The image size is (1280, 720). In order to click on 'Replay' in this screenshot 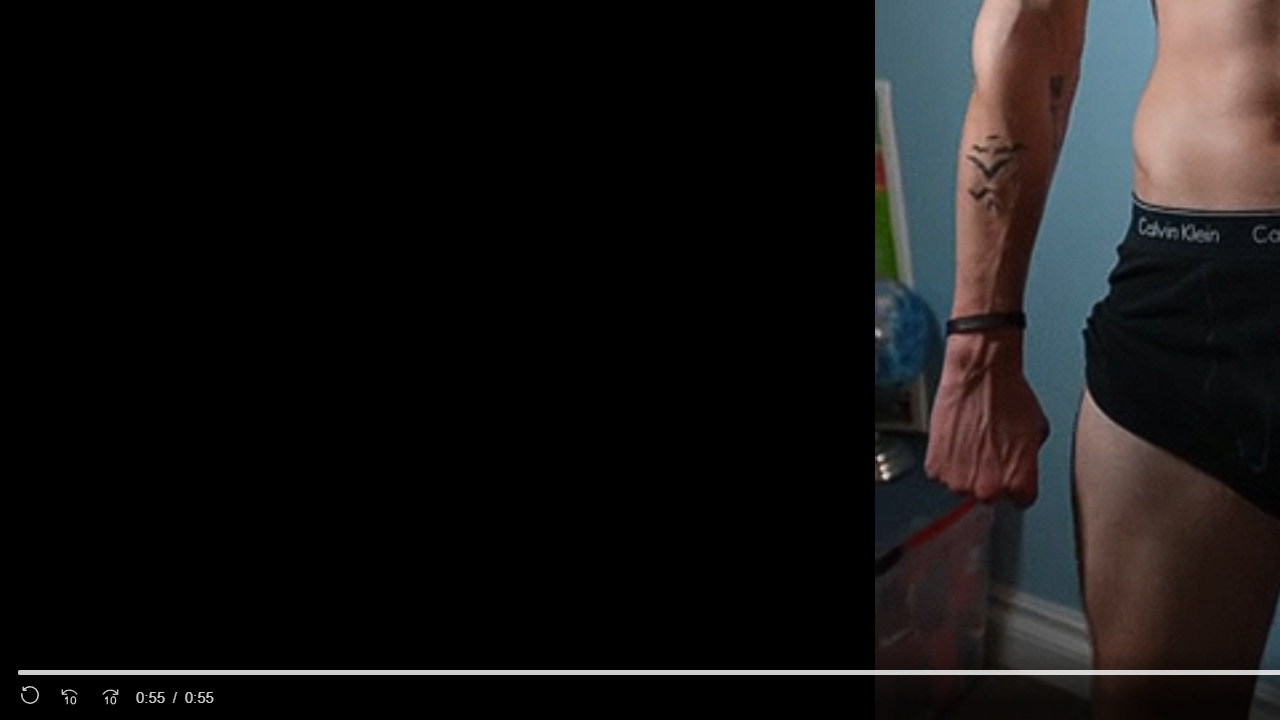, I will do `click(30, 696)`.